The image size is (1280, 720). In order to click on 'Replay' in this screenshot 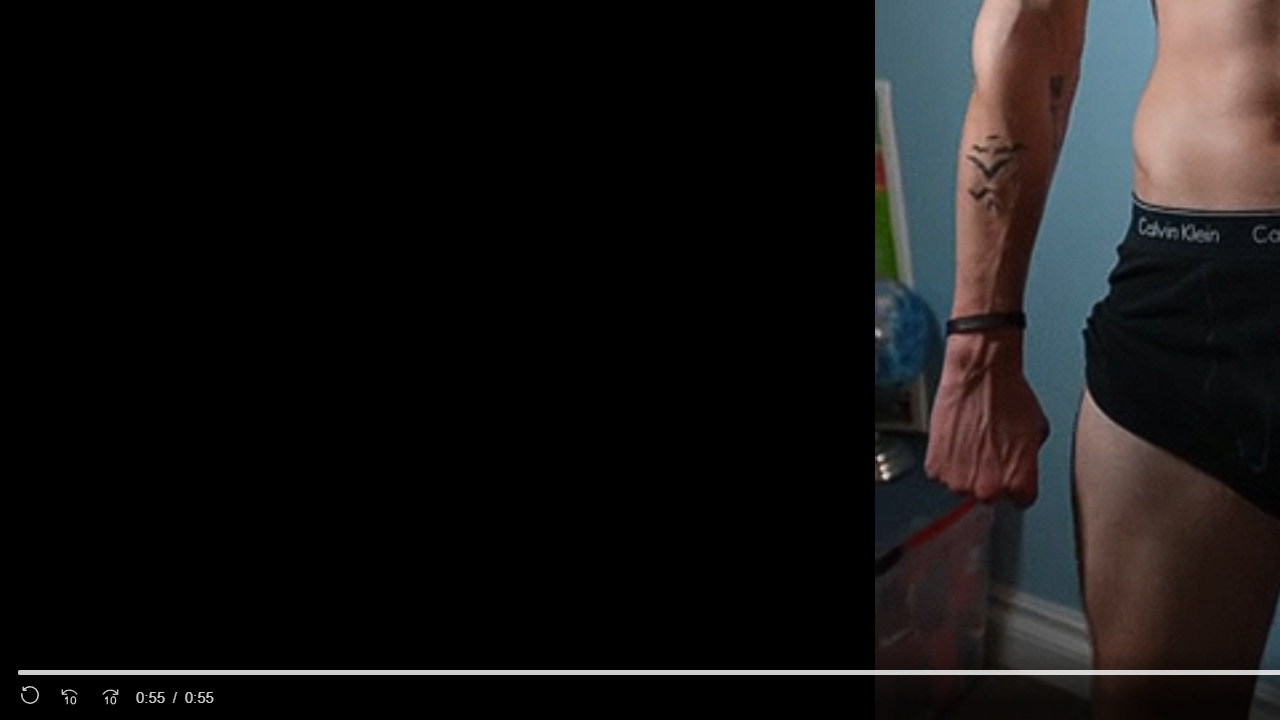, I will do `click(30, 696)`.